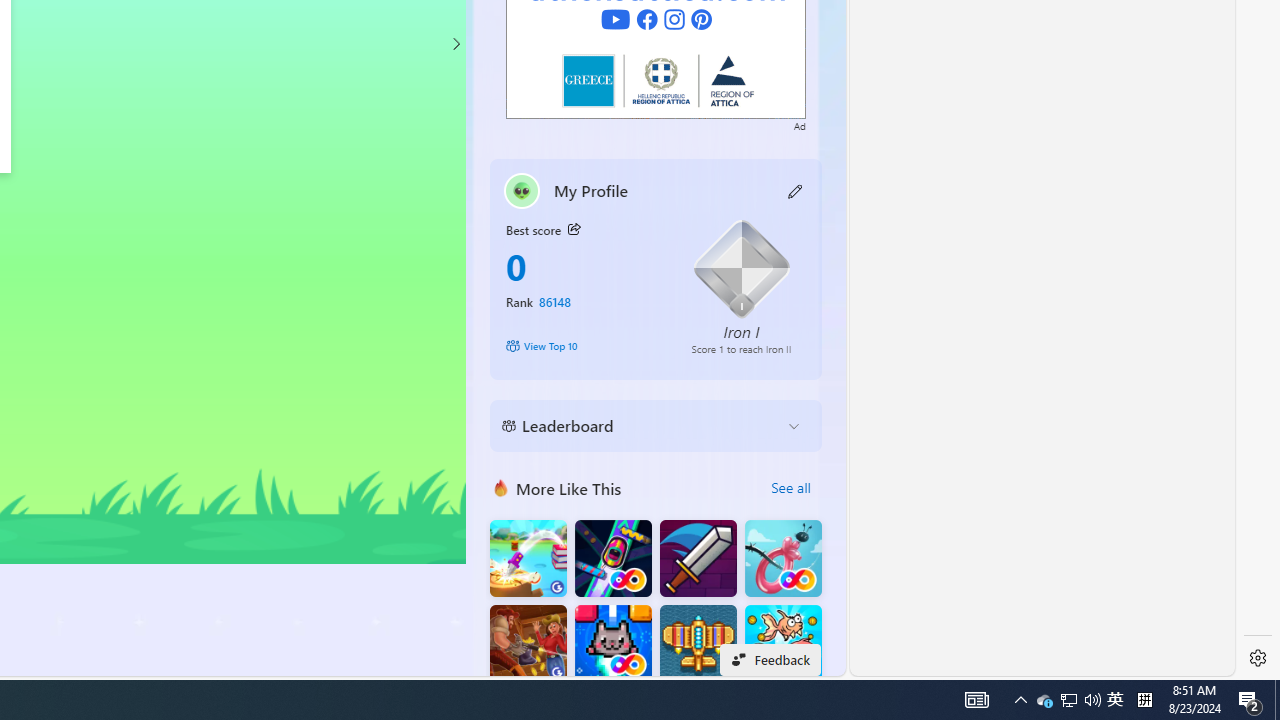 The image size is (1280, 720). Describe the element at coordinates (612, 643) in the screenshot. I see `'Kitten Force FRVR'` at that location.